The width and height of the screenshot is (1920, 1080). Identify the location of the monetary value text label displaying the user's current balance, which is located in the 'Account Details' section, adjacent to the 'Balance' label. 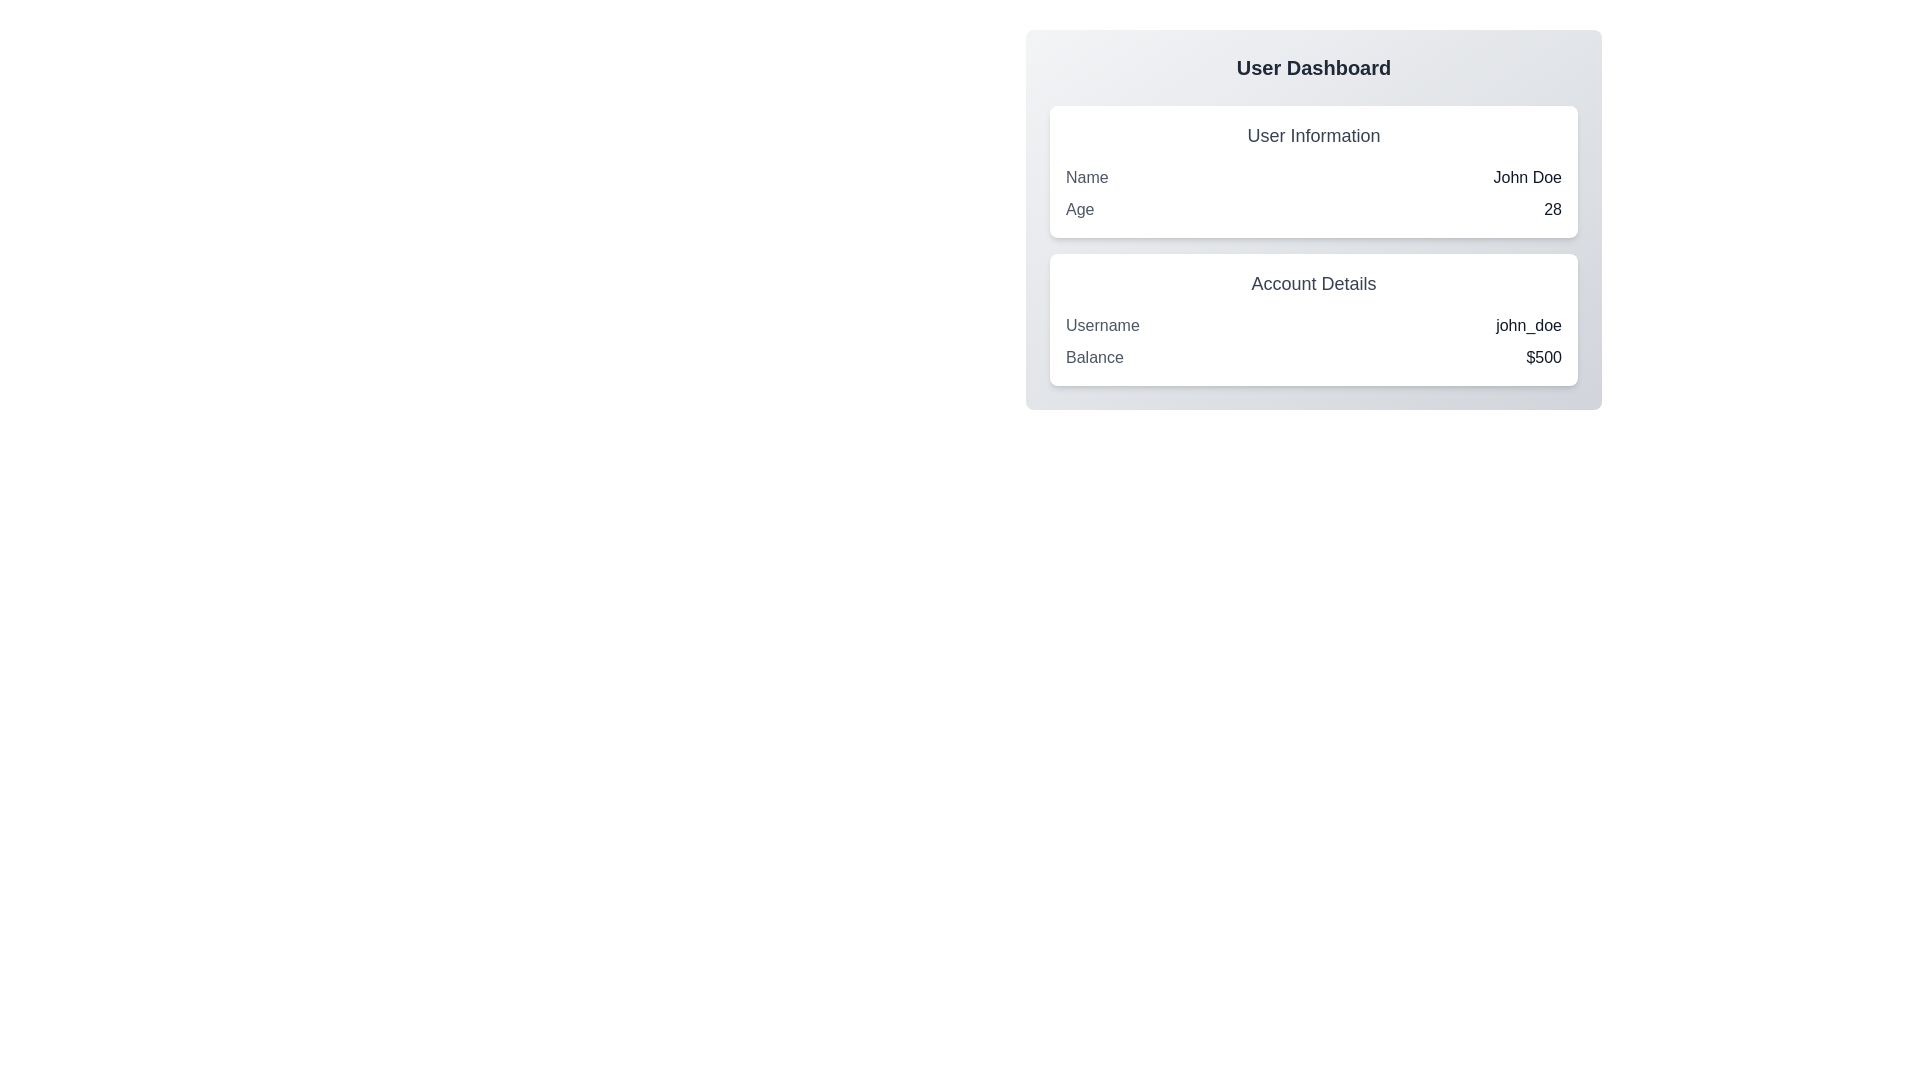
(1543, 357).